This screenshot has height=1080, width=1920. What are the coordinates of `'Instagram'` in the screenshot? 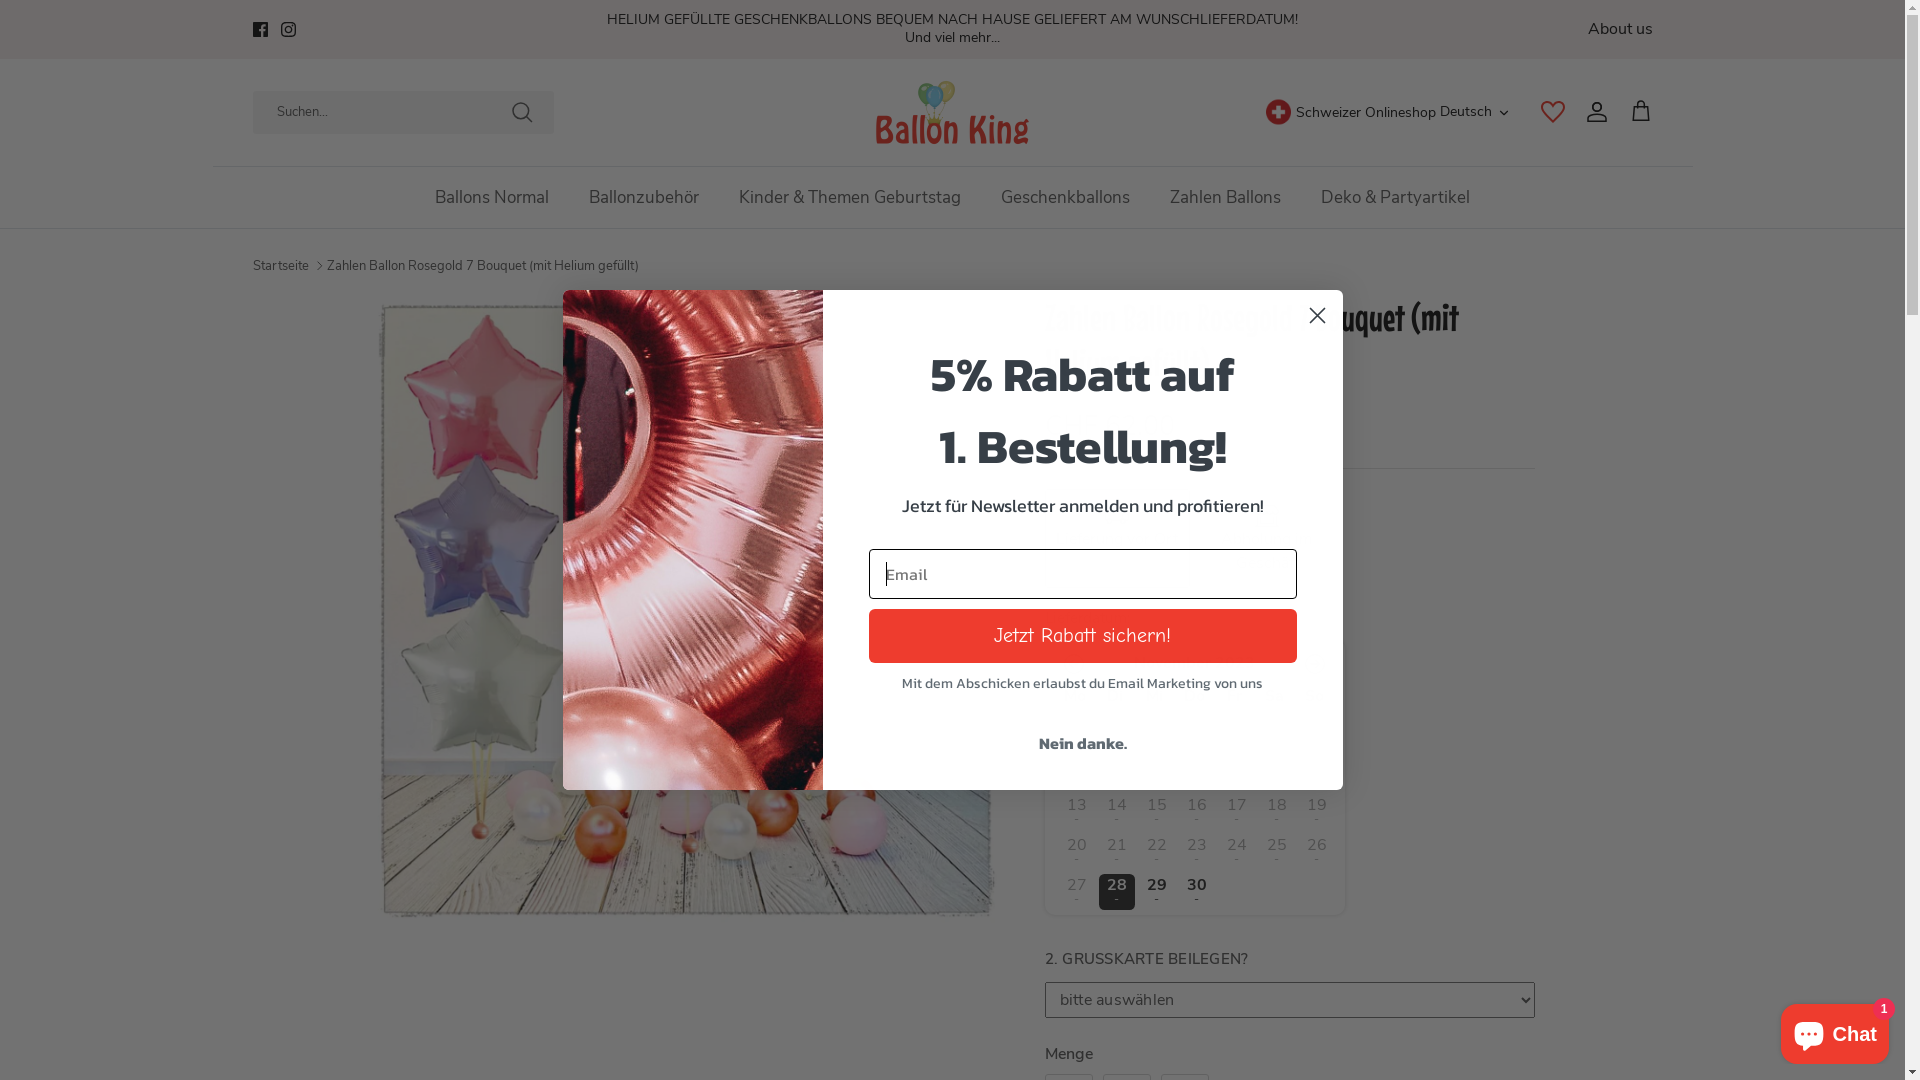 It's located at (286, 29).